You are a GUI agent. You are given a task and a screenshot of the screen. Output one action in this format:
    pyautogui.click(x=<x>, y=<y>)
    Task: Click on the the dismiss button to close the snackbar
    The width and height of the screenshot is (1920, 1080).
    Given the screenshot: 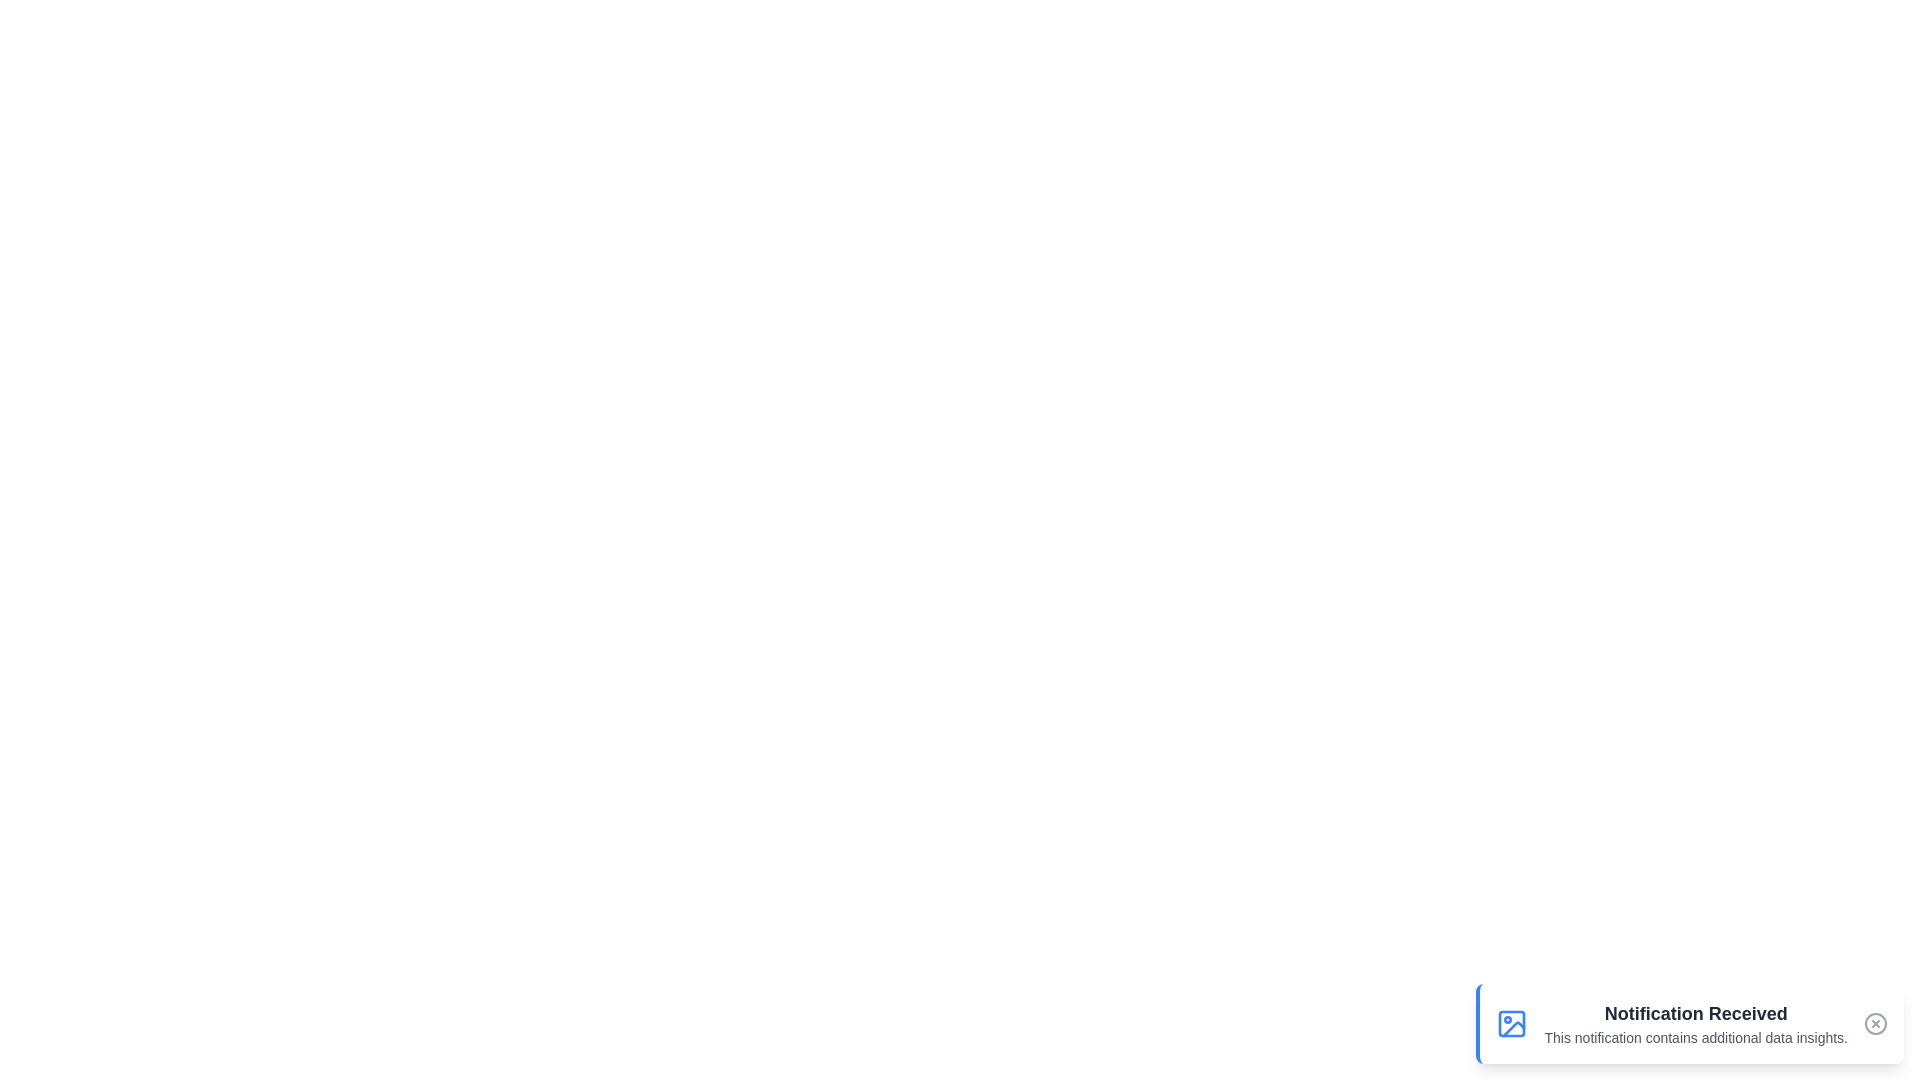 What is the action you would take?
    pyautogui.click(x=1875, y=1023)
    